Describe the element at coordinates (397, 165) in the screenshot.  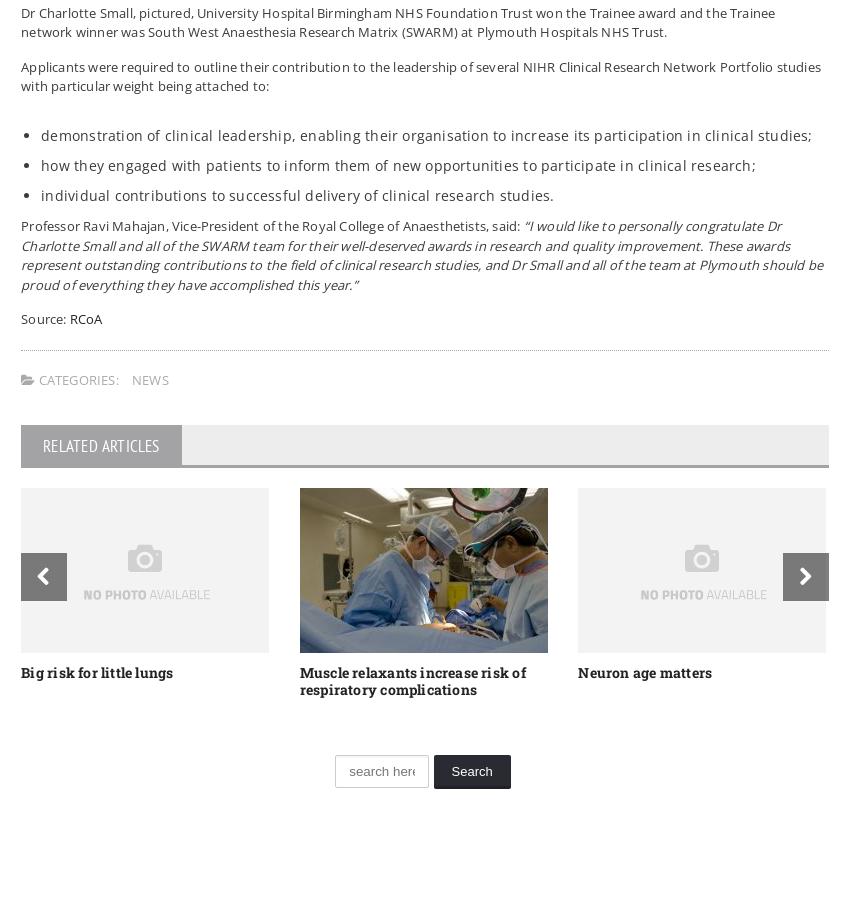
I see `'how they engaged with patients to inform them of new opportunities to participate in clinical research;'` at that location.